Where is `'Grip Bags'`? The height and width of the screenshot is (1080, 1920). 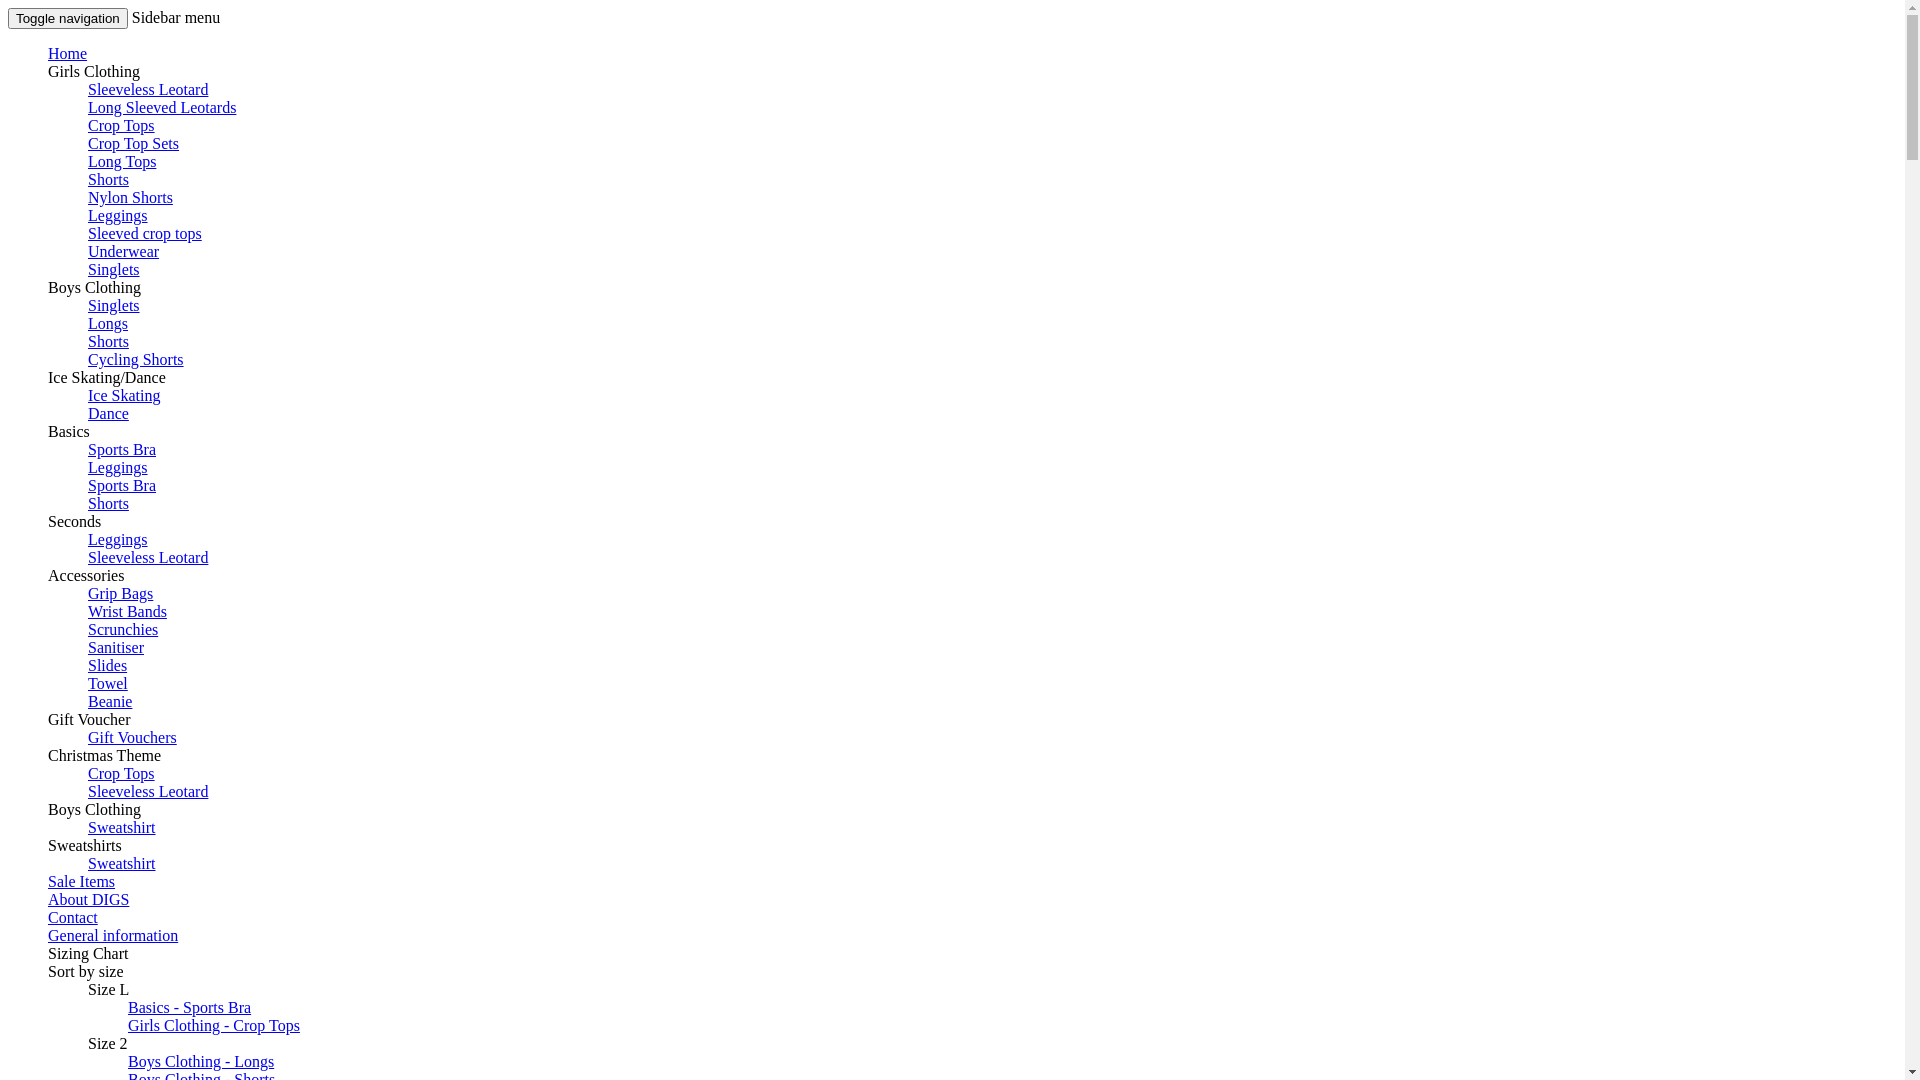
'Grip Bags' is located at coordinates (119, 592).